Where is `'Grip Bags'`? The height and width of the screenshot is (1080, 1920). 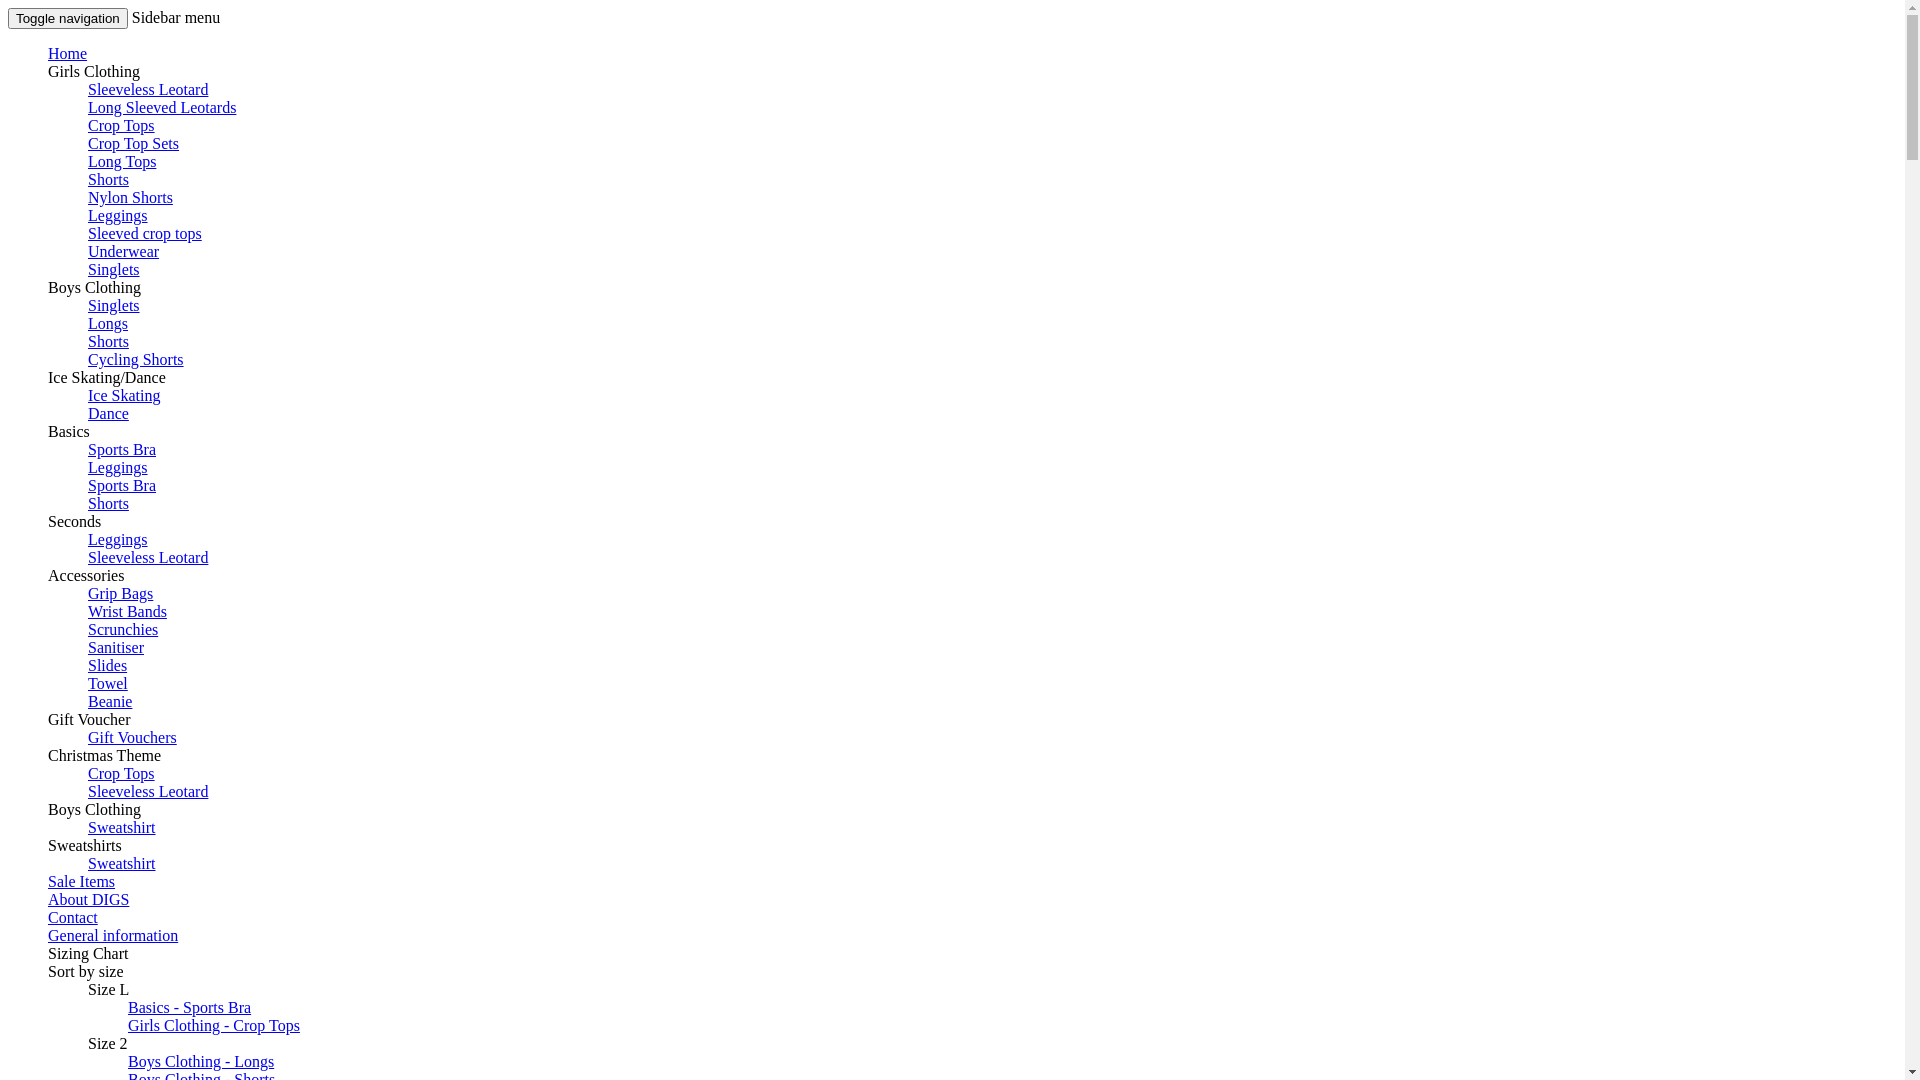
'Grip Bags' is located at coordinates (119, 592).